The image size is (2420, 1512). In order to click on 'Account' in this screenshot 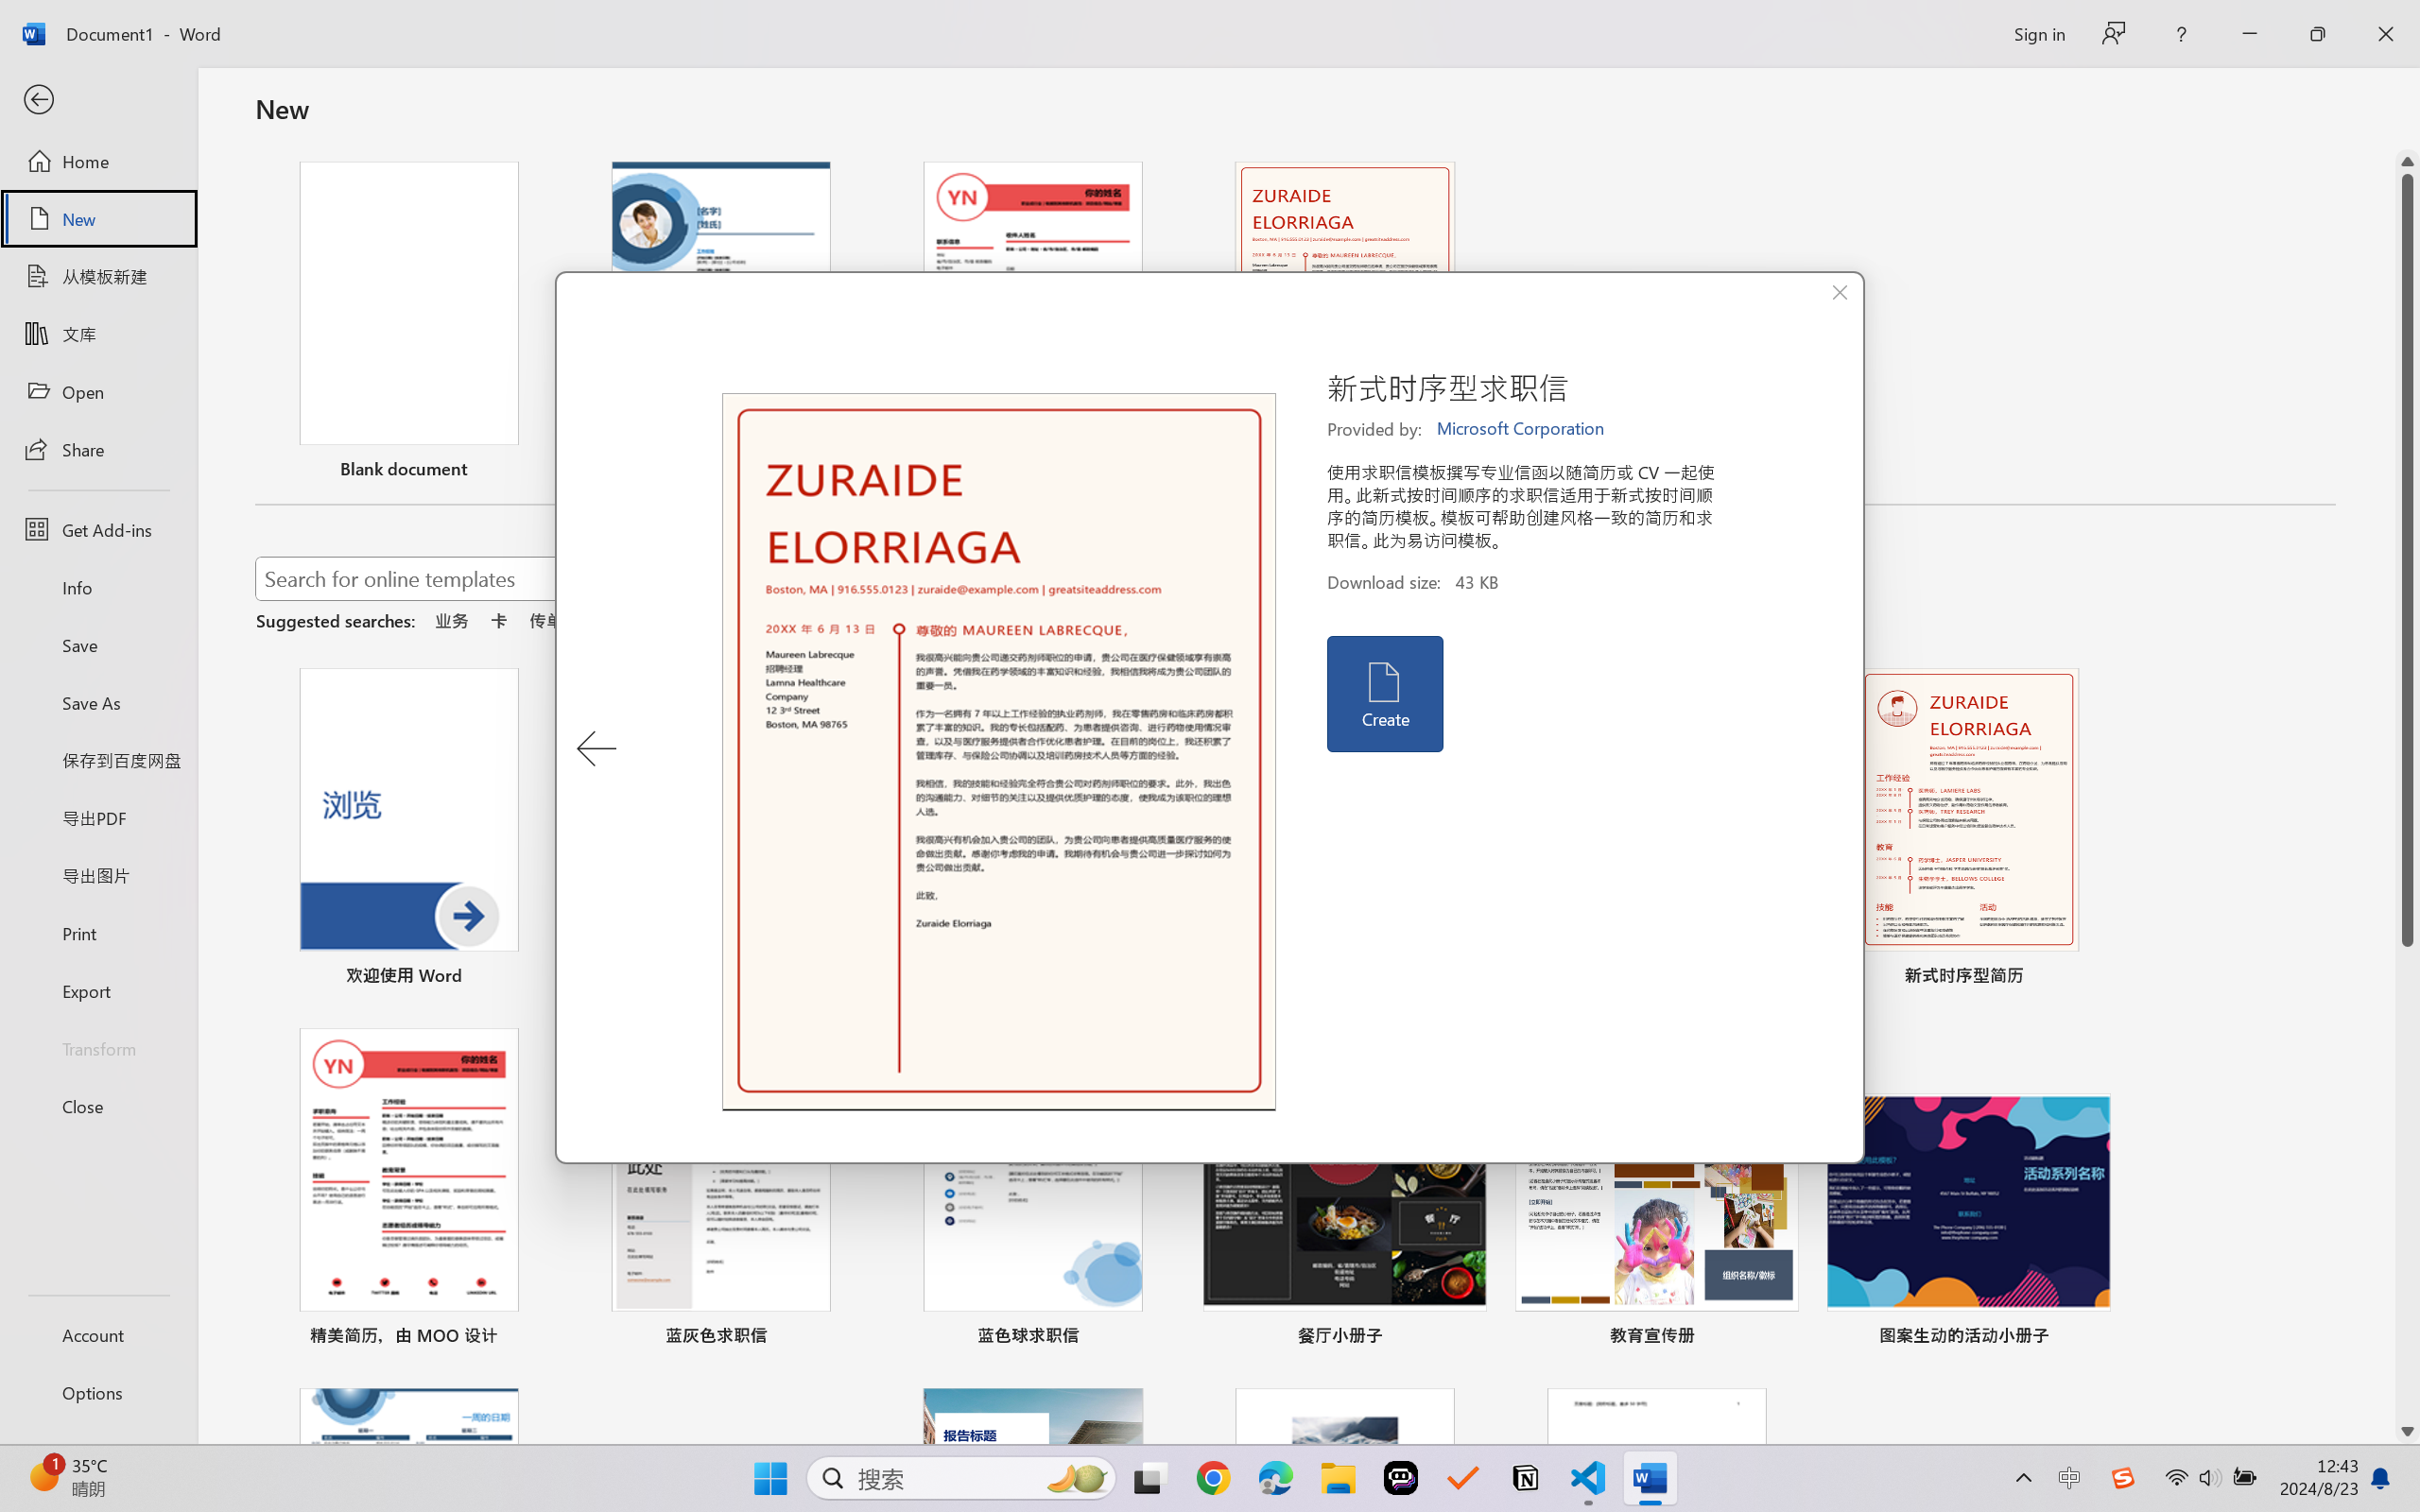, I will do `click(97, 1334)`.